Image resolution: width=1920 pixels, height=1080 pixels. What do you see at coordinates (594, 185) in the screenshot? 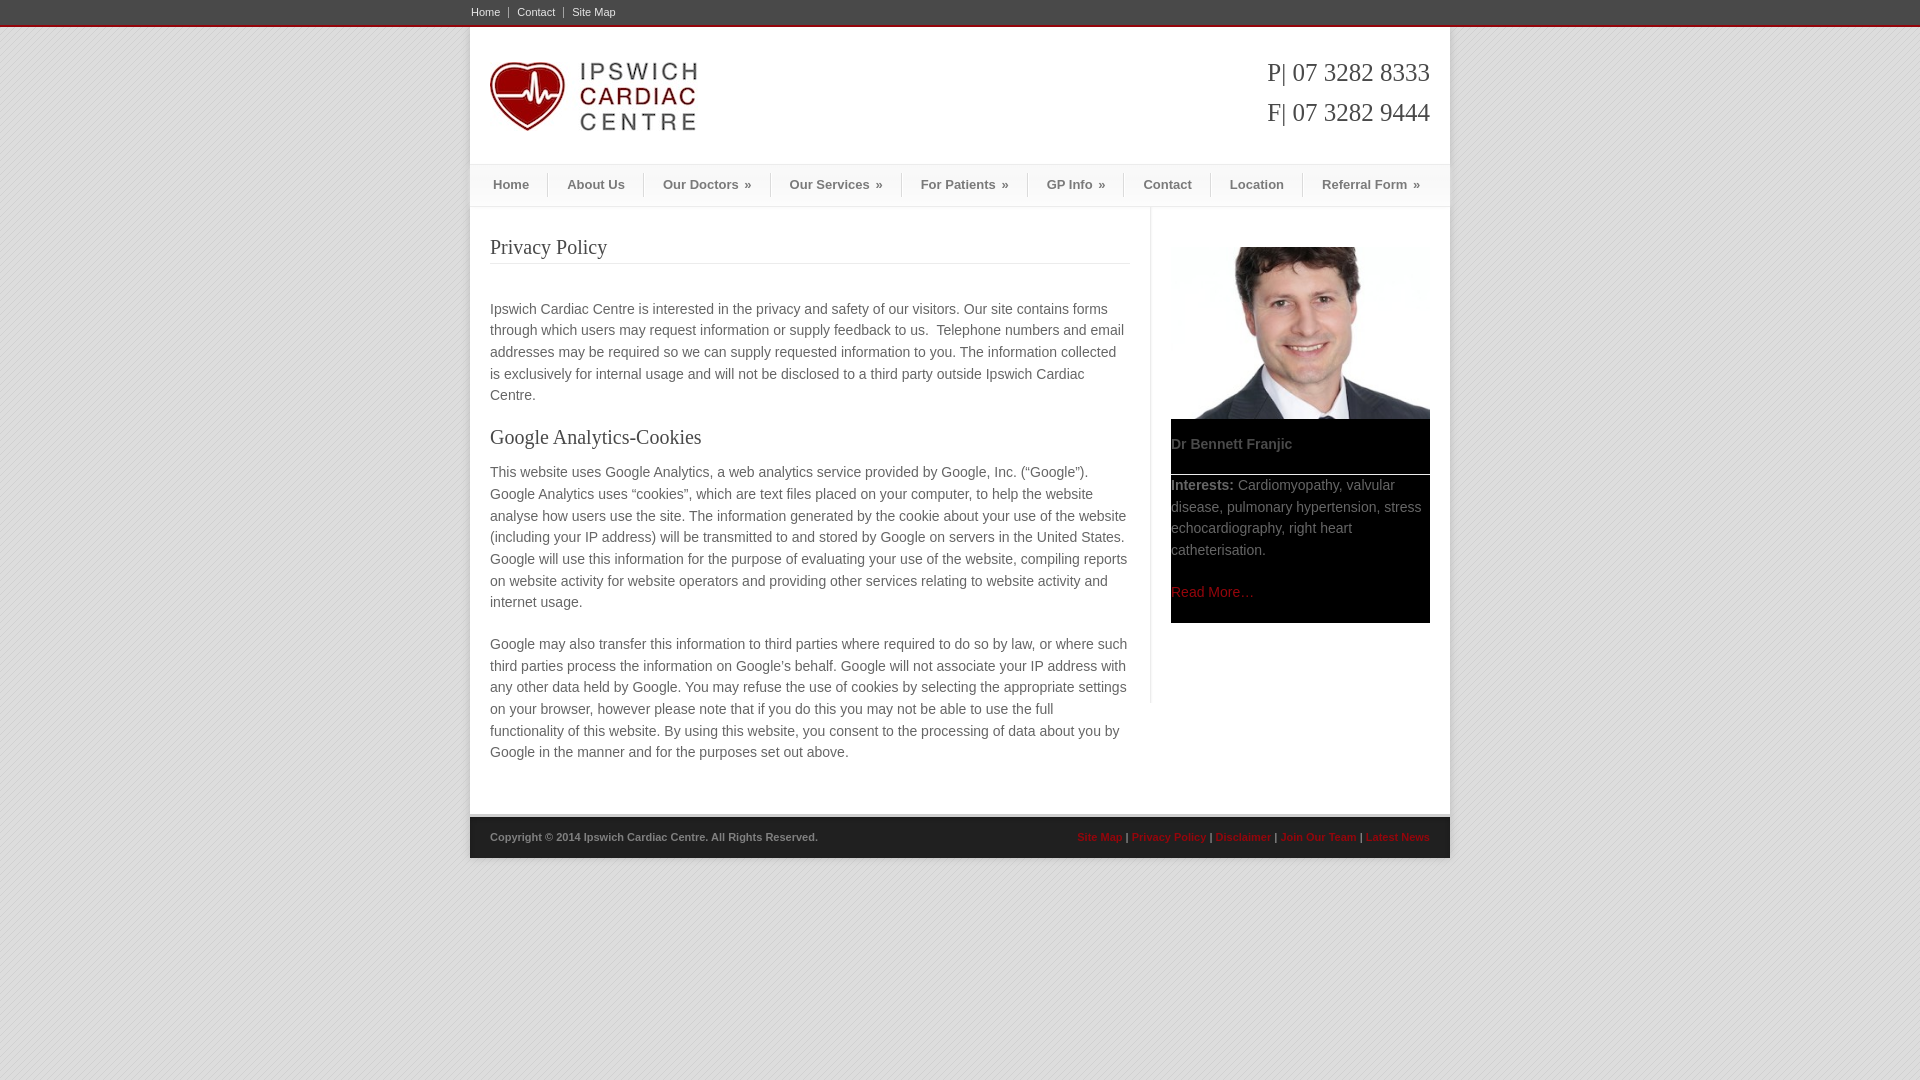
I see `'About Us'` at bounding box center [594, 185].